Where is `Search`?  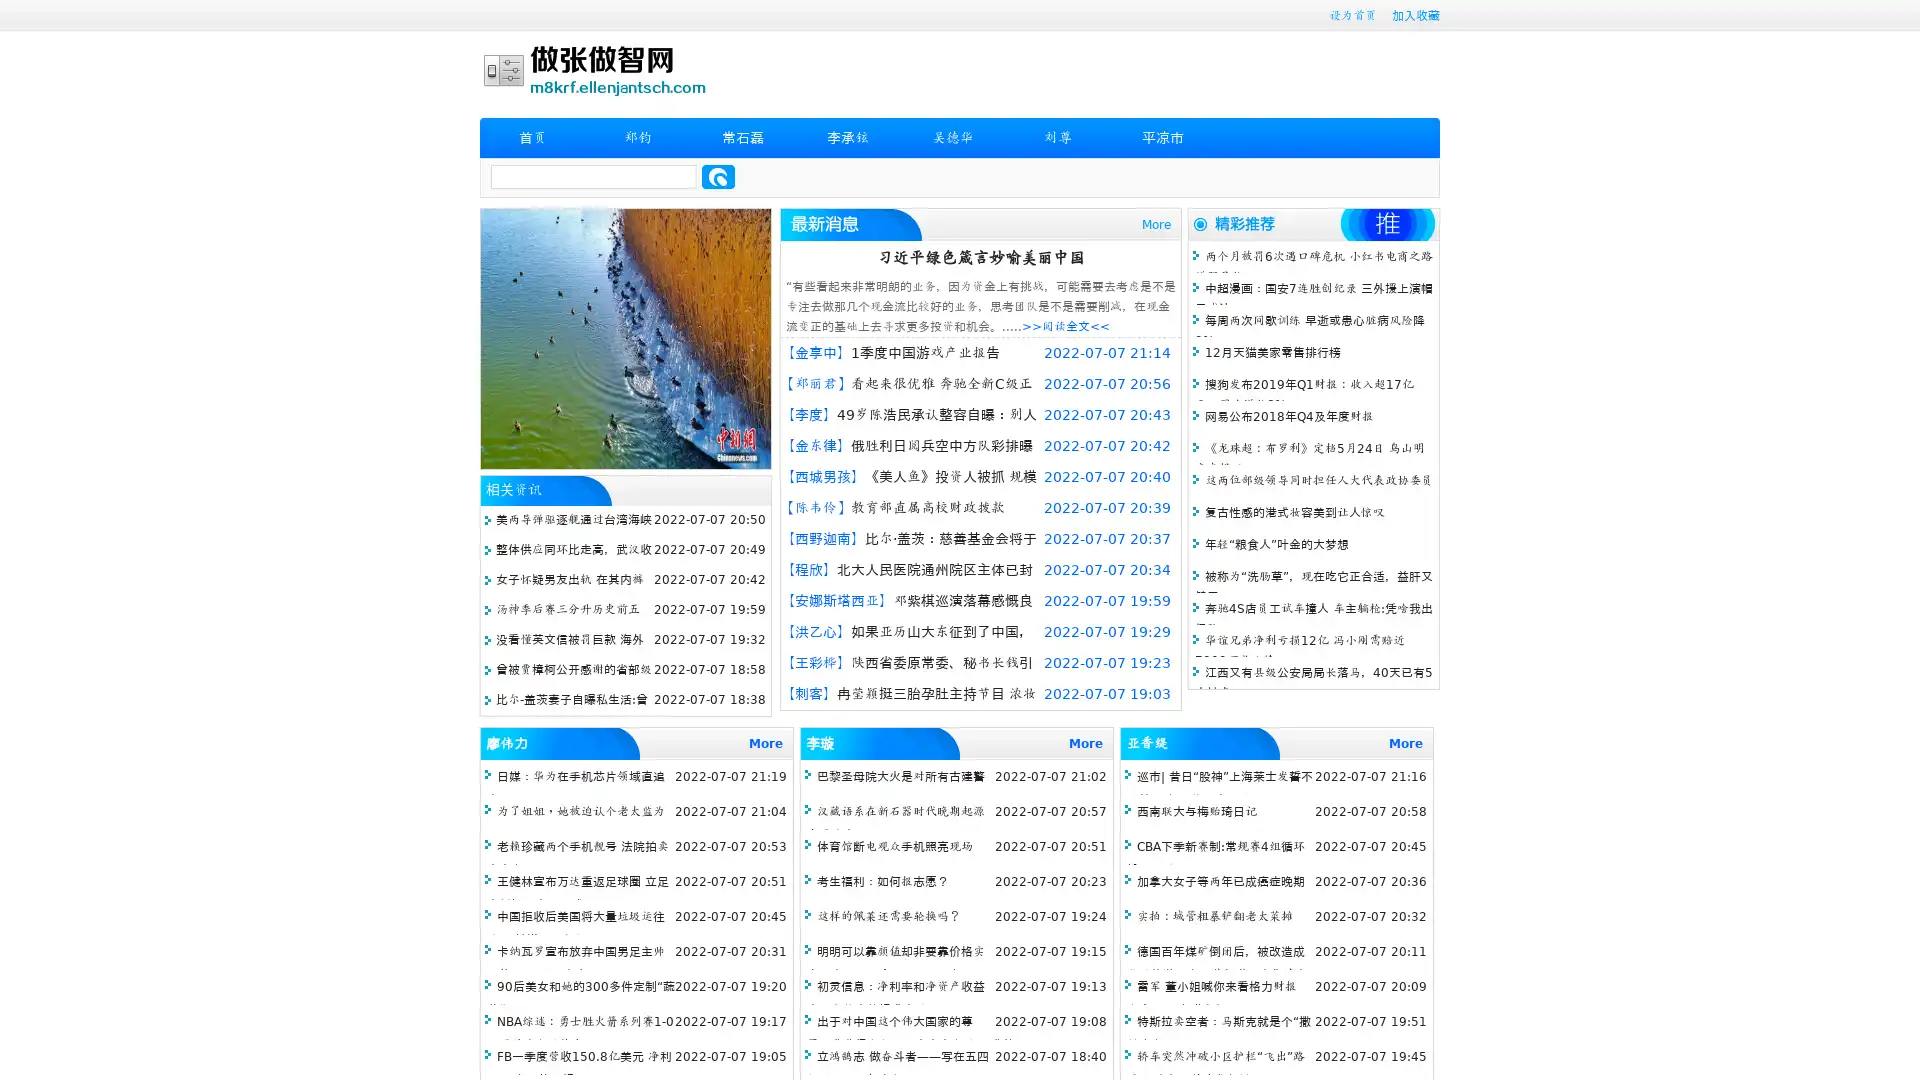 Search is located at coordinates (718, 176).